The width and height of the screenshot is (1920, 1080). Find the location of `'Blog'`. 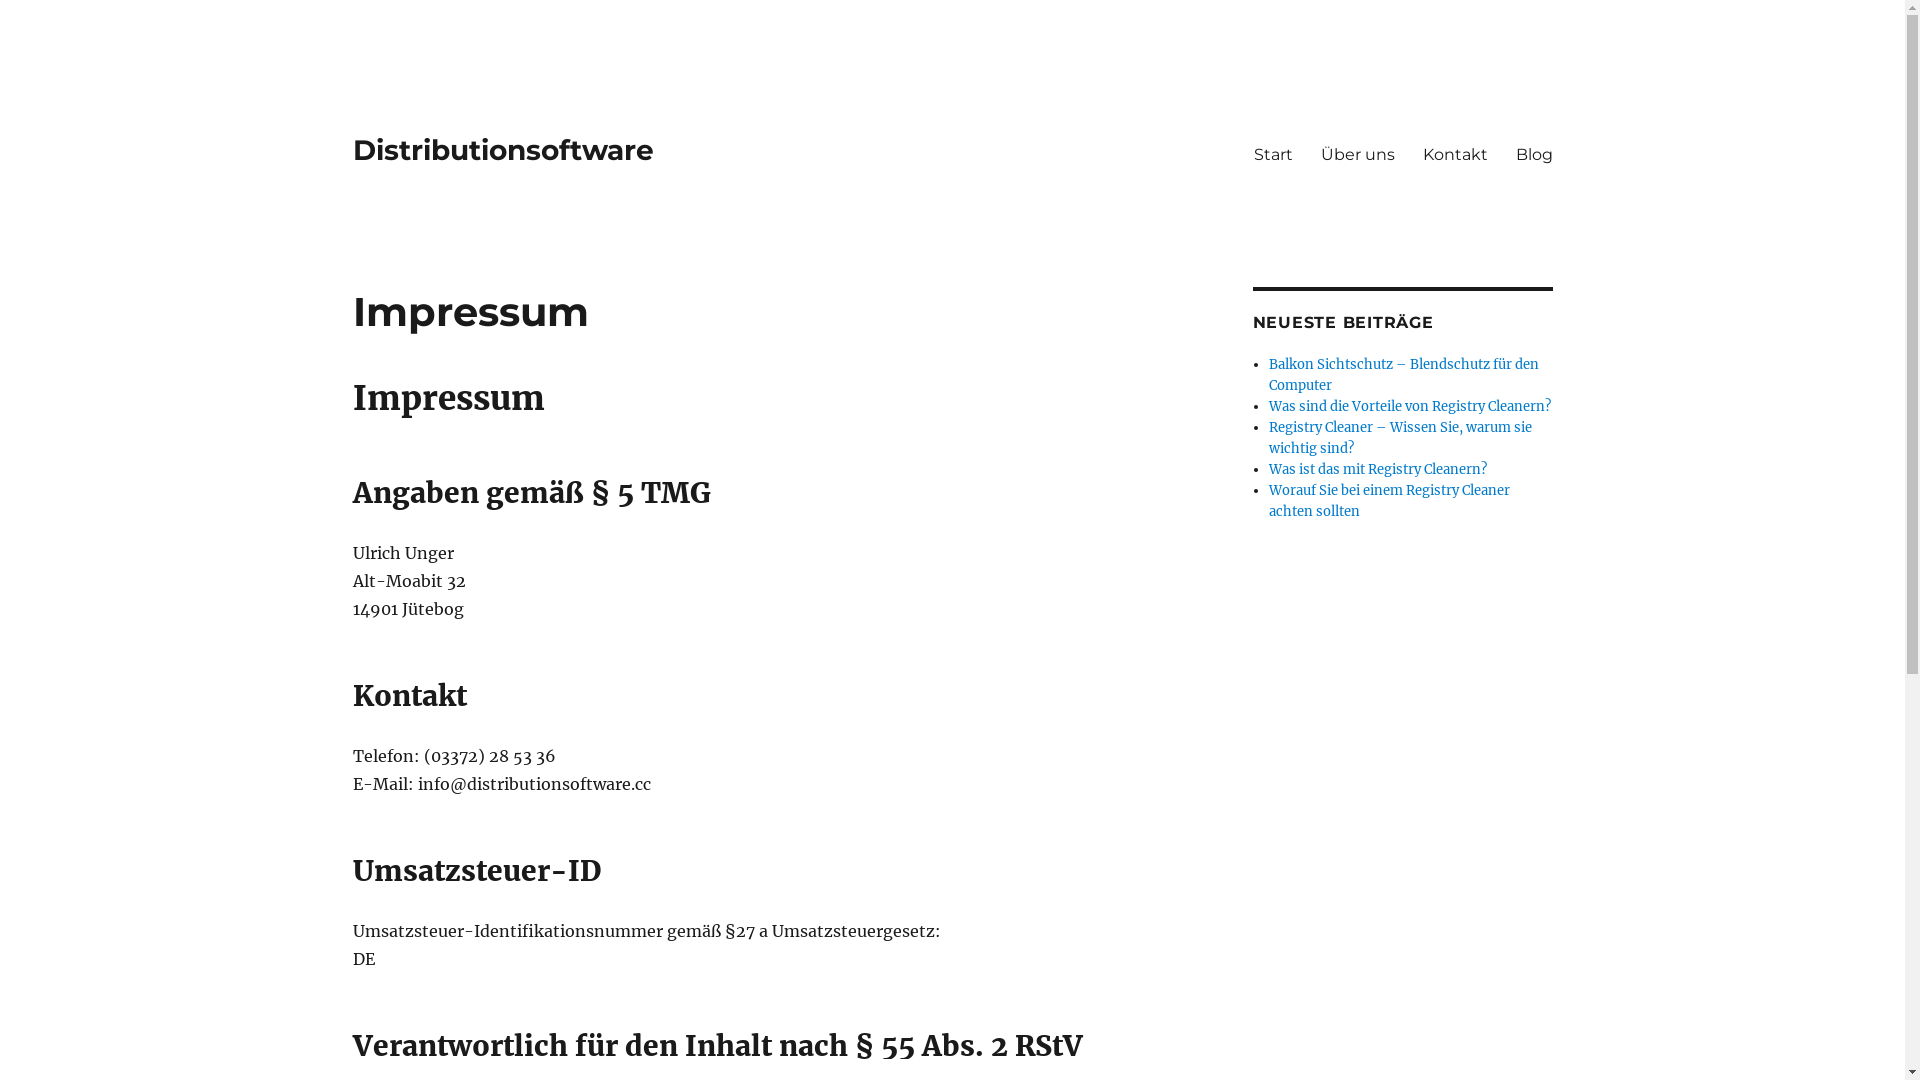

'Blog' is located at coordinates (1533, 153).